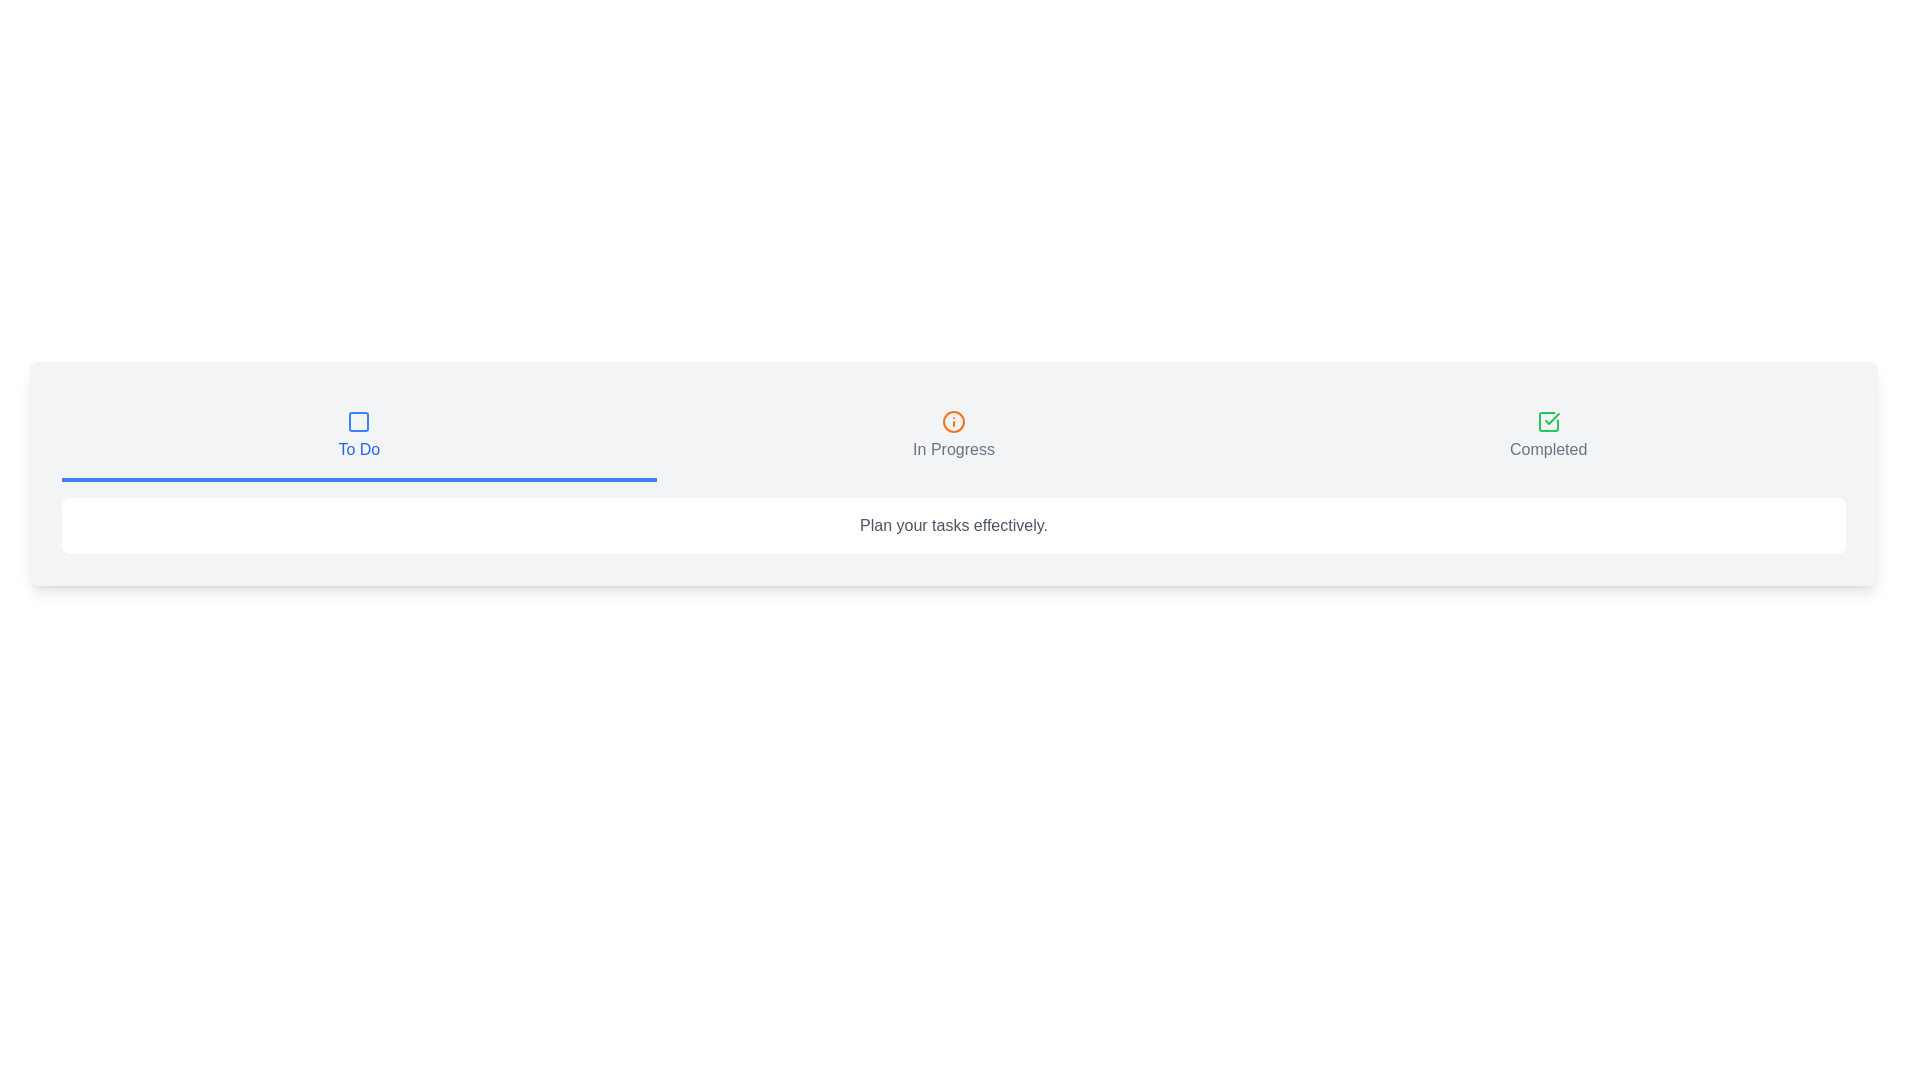 The image size is (1920, 1080). Describe the element at coordinates (1547, 437) in the screenshot. I see `the tab Completed to view its details` at that location.